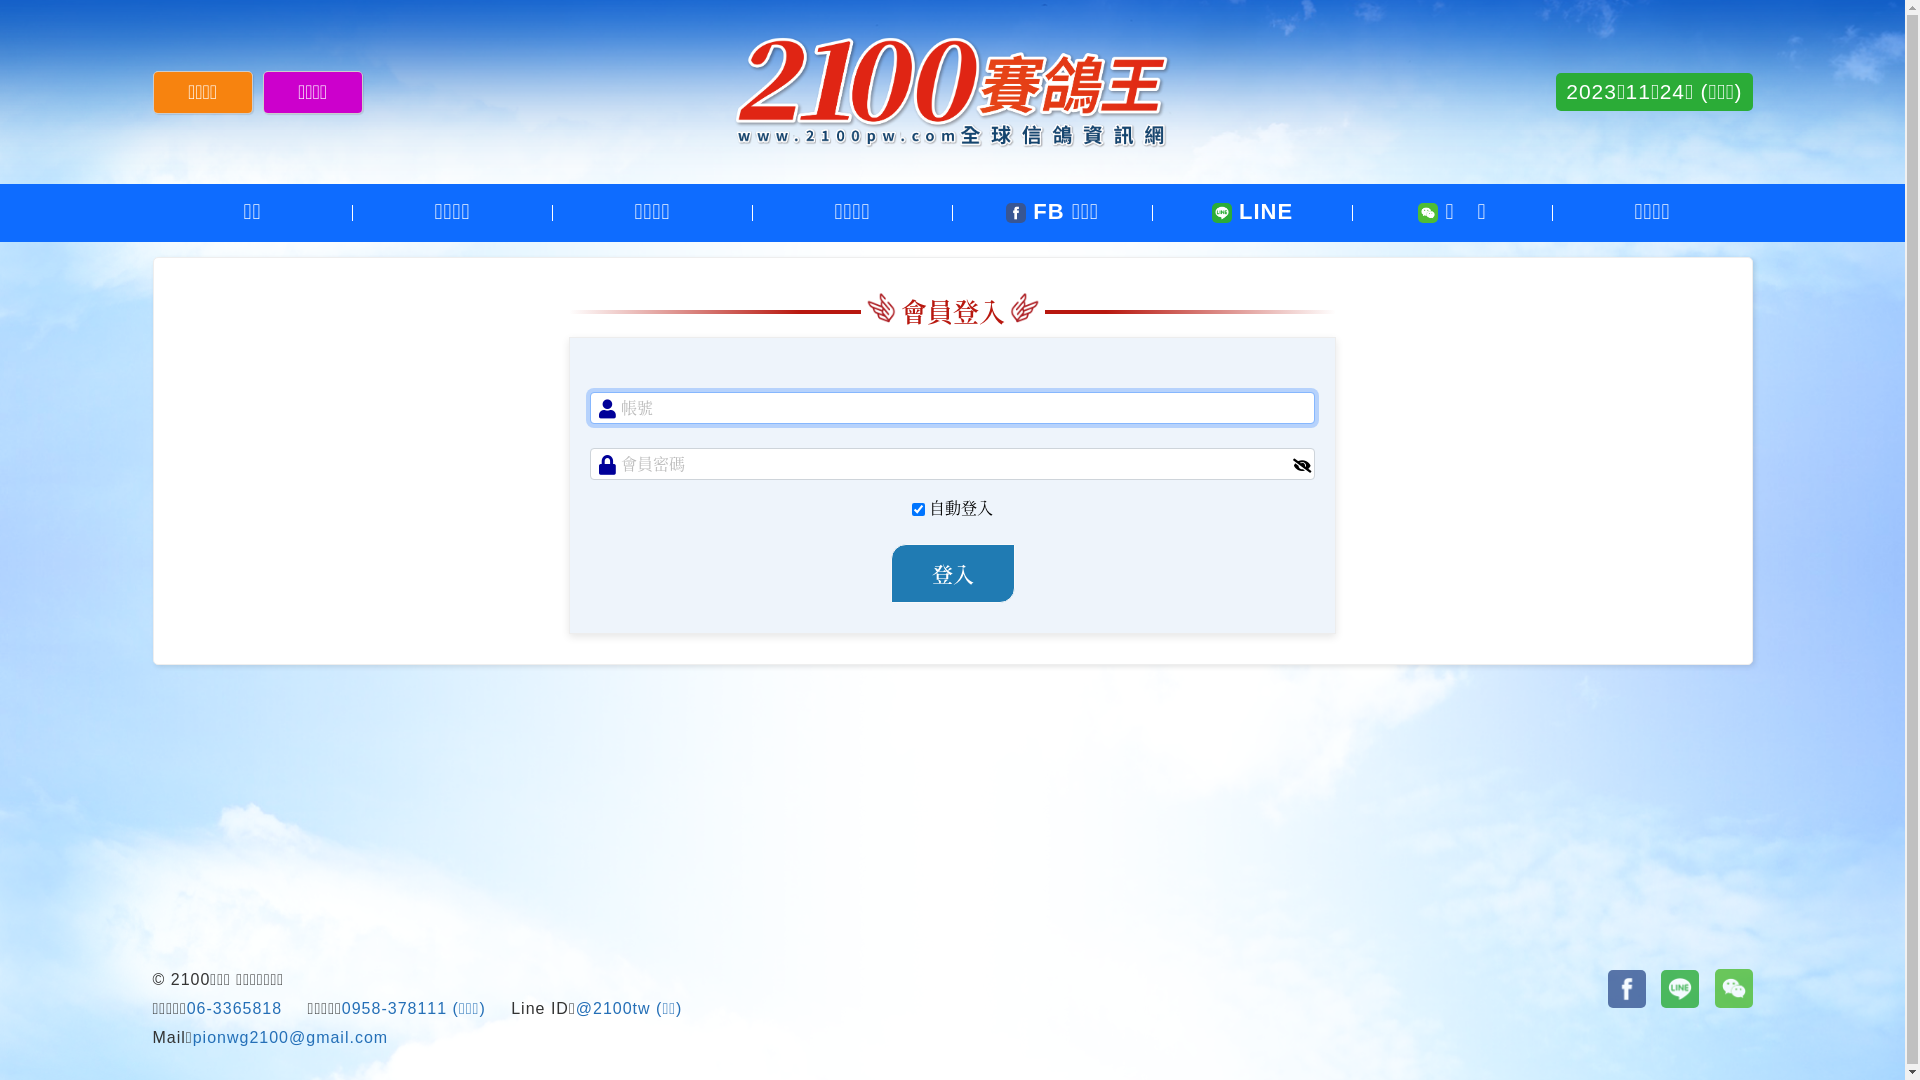 The image size is (1920, 1080). Describe the element at coordinates (341, 1008) in the screenshot. I see `'0958-378111'` at that location.